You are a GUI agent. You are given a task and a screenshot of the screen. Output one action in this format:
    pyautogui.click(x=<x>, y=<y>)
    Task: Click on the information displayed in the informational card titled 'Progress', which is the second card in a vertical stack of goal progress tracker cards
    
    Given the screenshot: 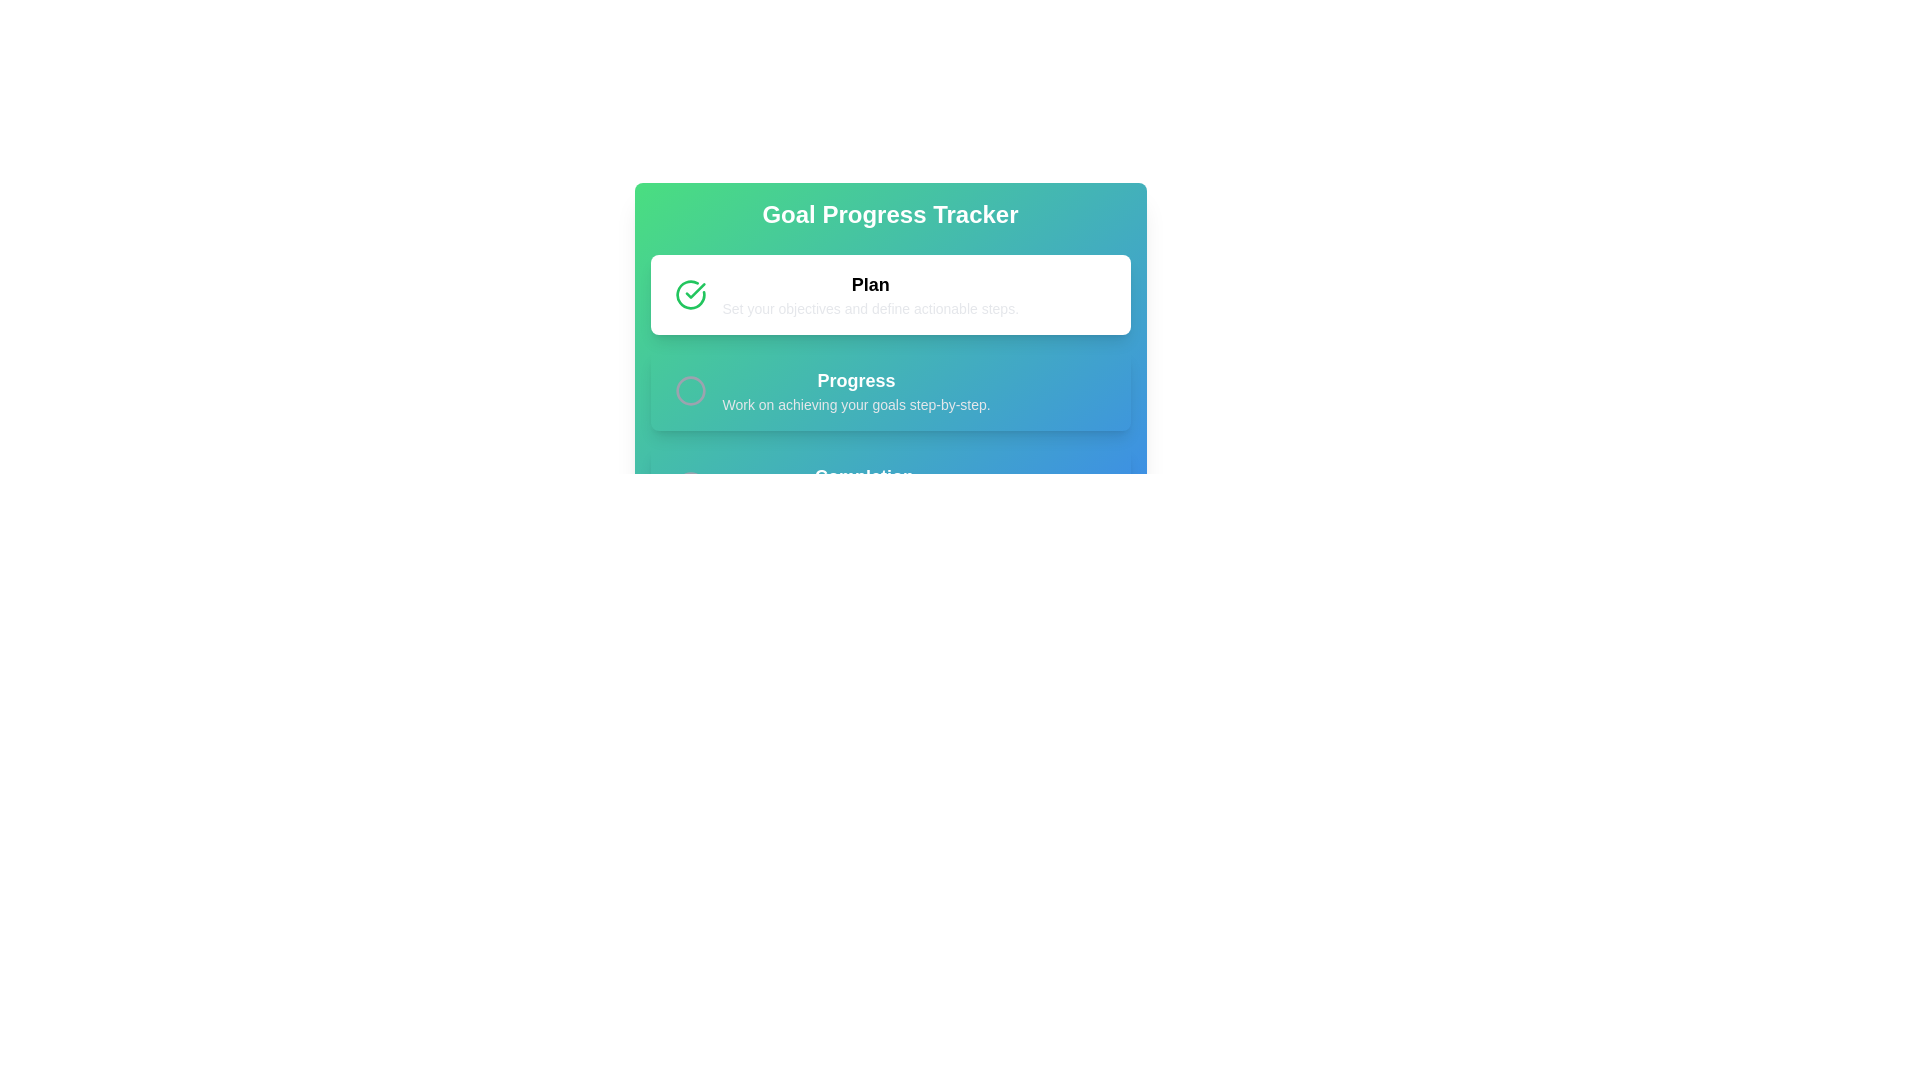 What is the action you would take?
    pyautogui.click(x=889, y=394)
    